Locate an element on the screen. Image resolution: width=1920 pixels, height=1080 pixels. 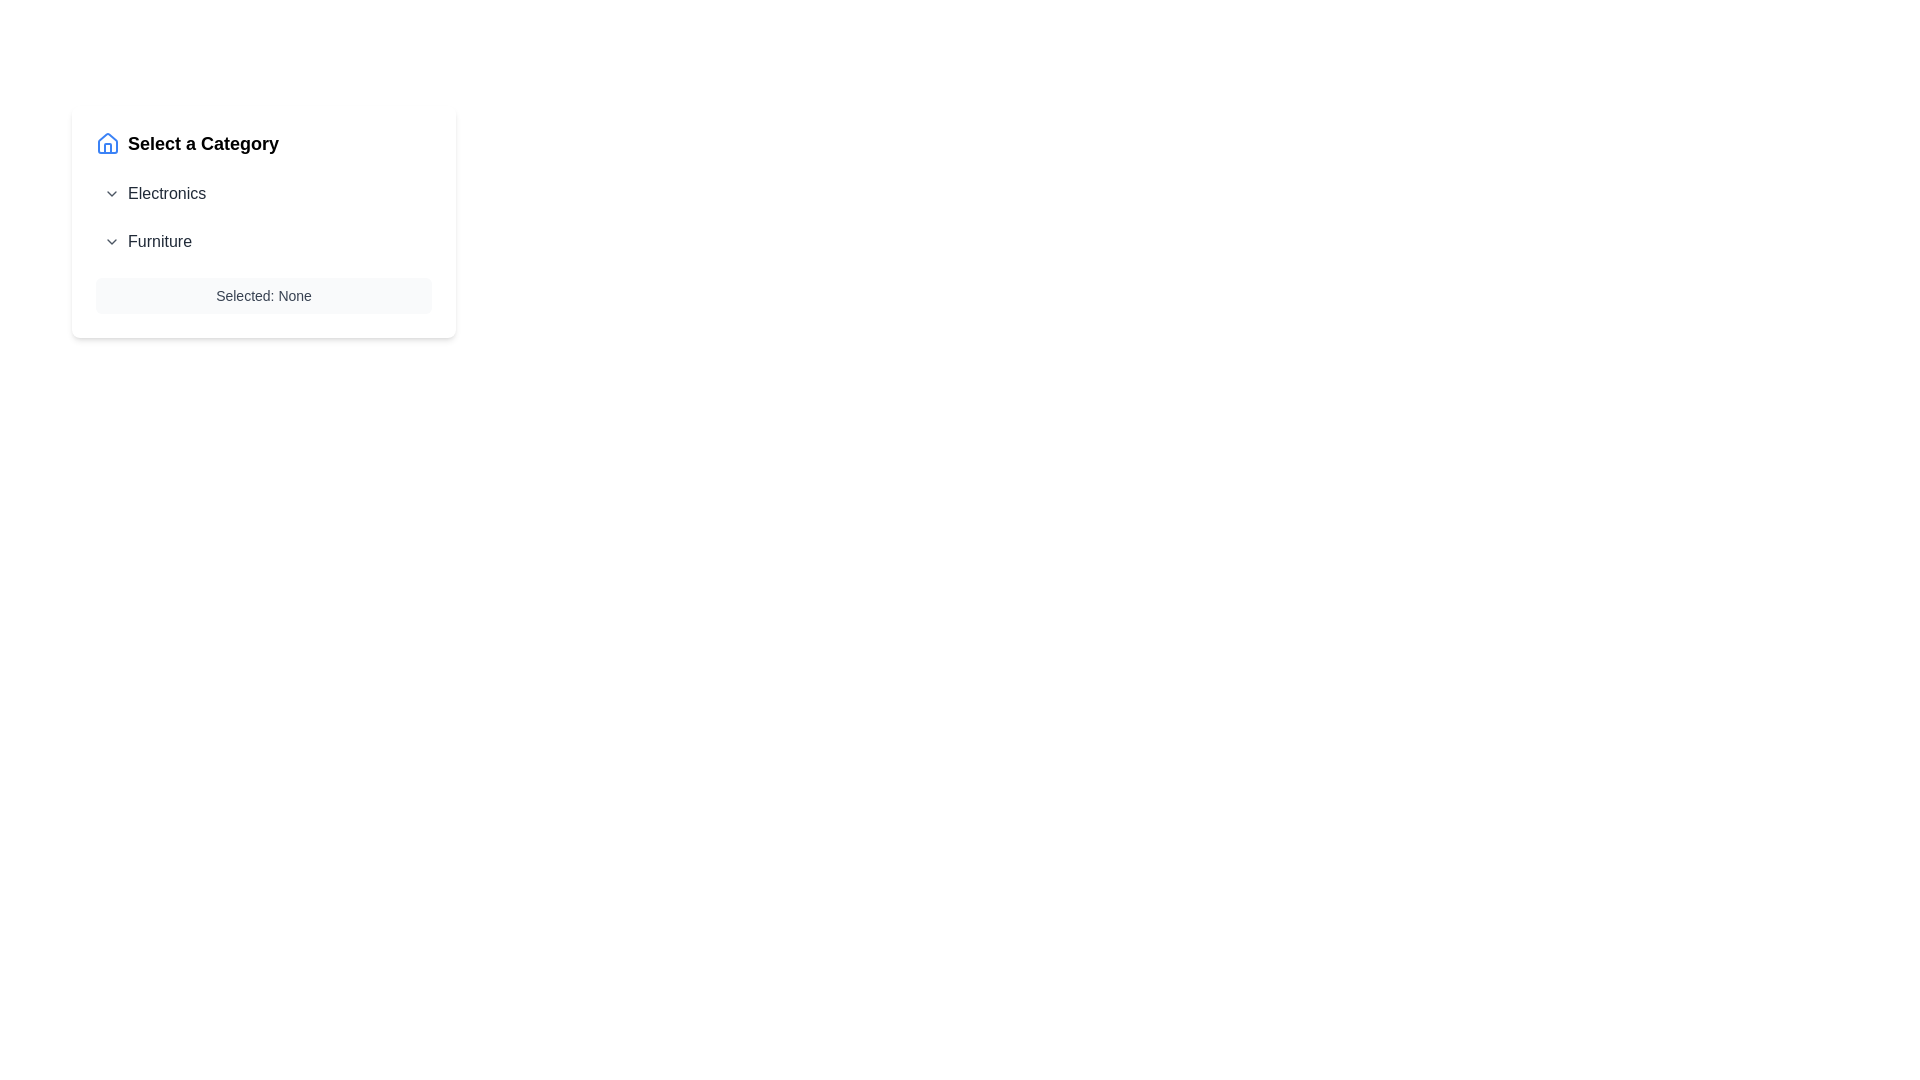
the small vertical segment in the middle section of the house icon, located to the left of the 'Select a Category' text header is located at coordinates (107, 147).